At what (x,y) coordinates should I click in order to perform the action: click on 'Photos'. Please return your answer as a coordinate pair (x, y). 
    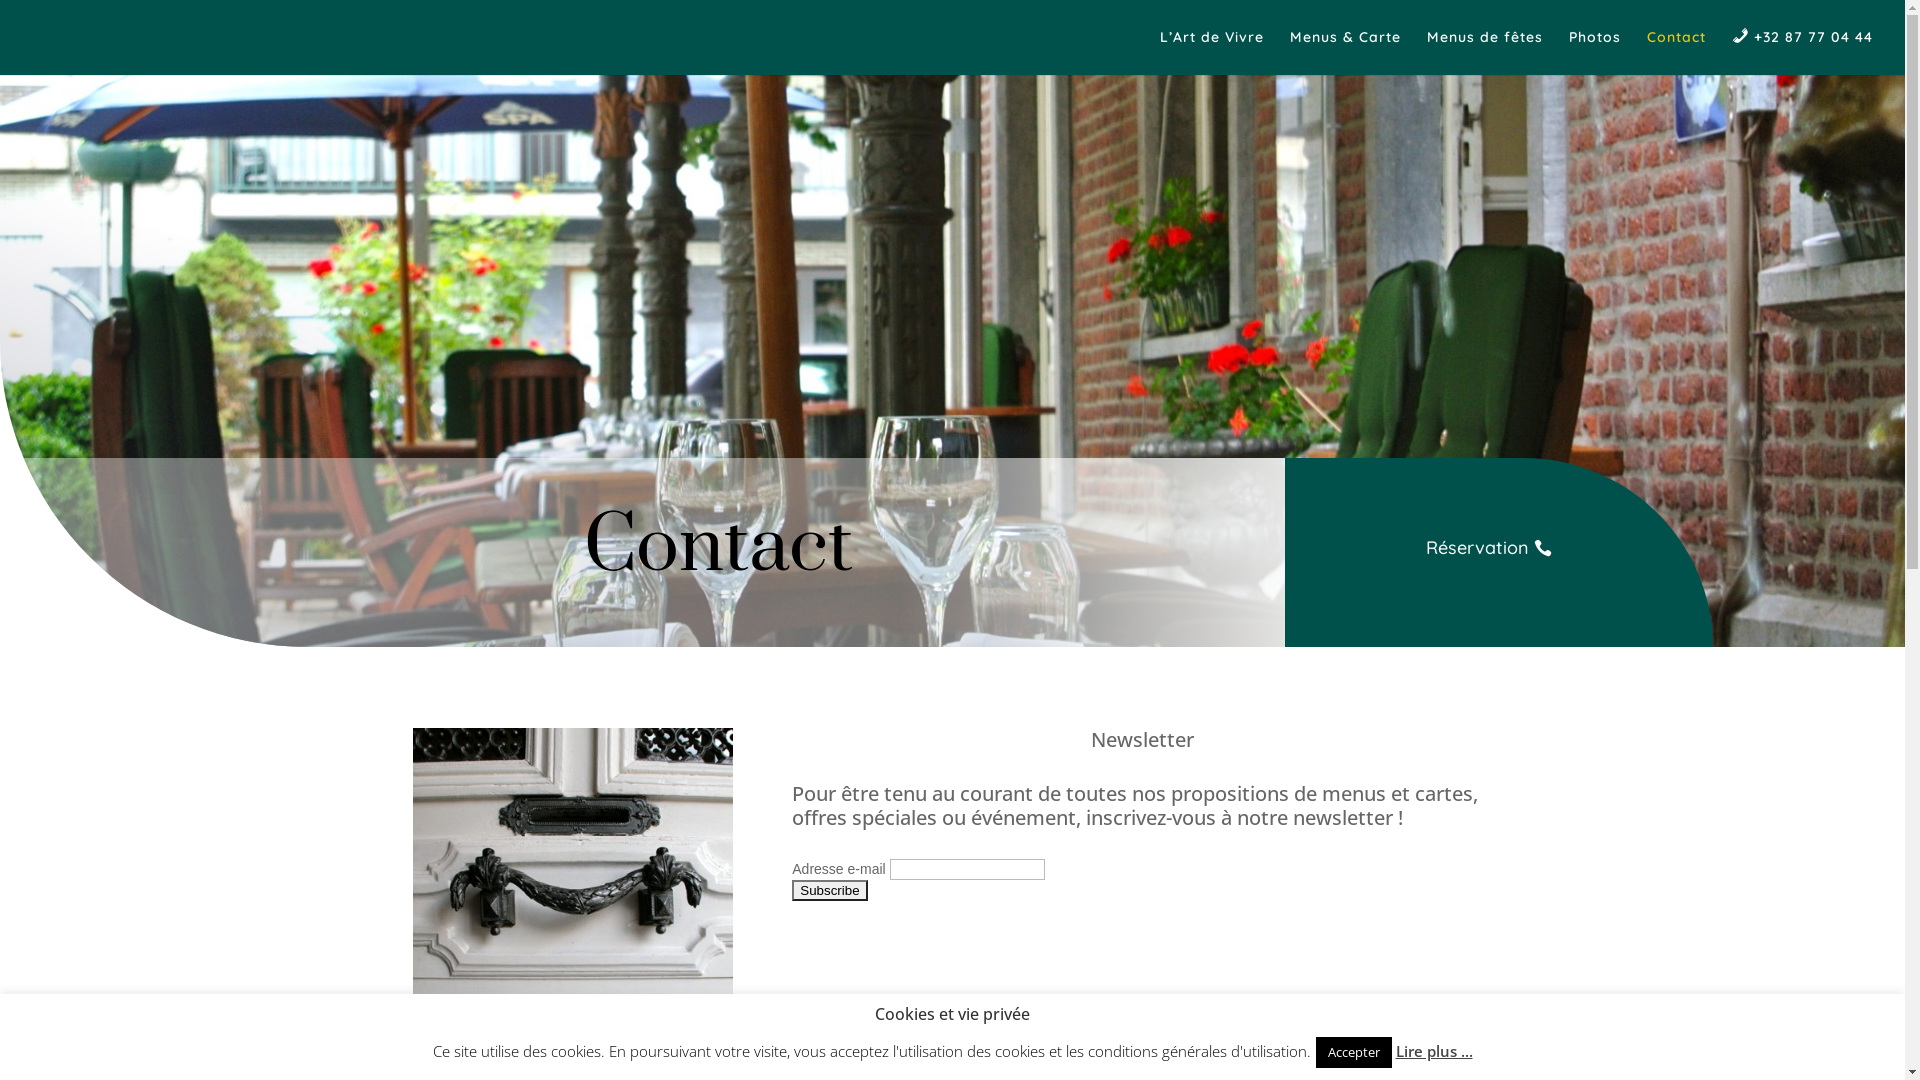
    Looking at the image, I should click on (1593, 50).